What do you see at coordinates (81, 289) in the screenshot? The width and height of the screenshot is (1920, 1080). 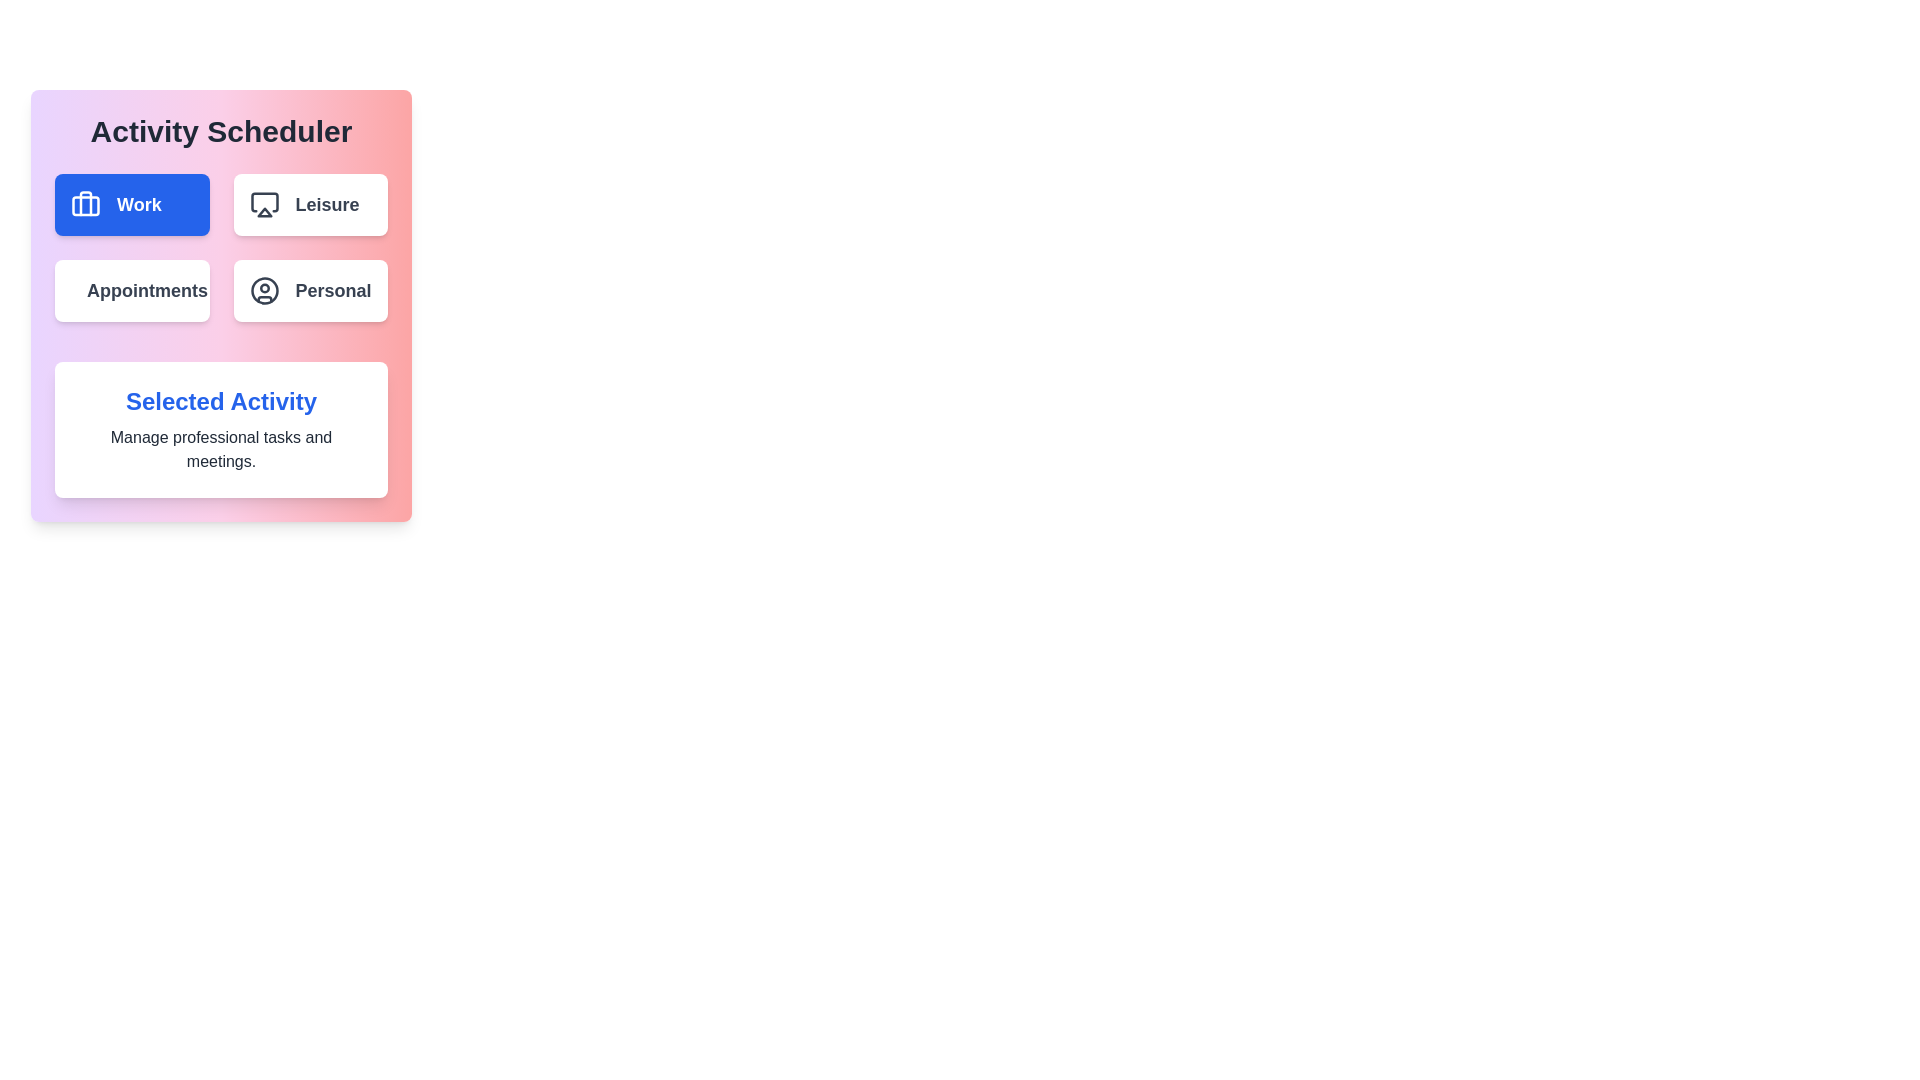 I see `the SVG rectangle that represents a calendar day icon within the upper-left quadrant of the icon's design` at bounding box center [81, 289].